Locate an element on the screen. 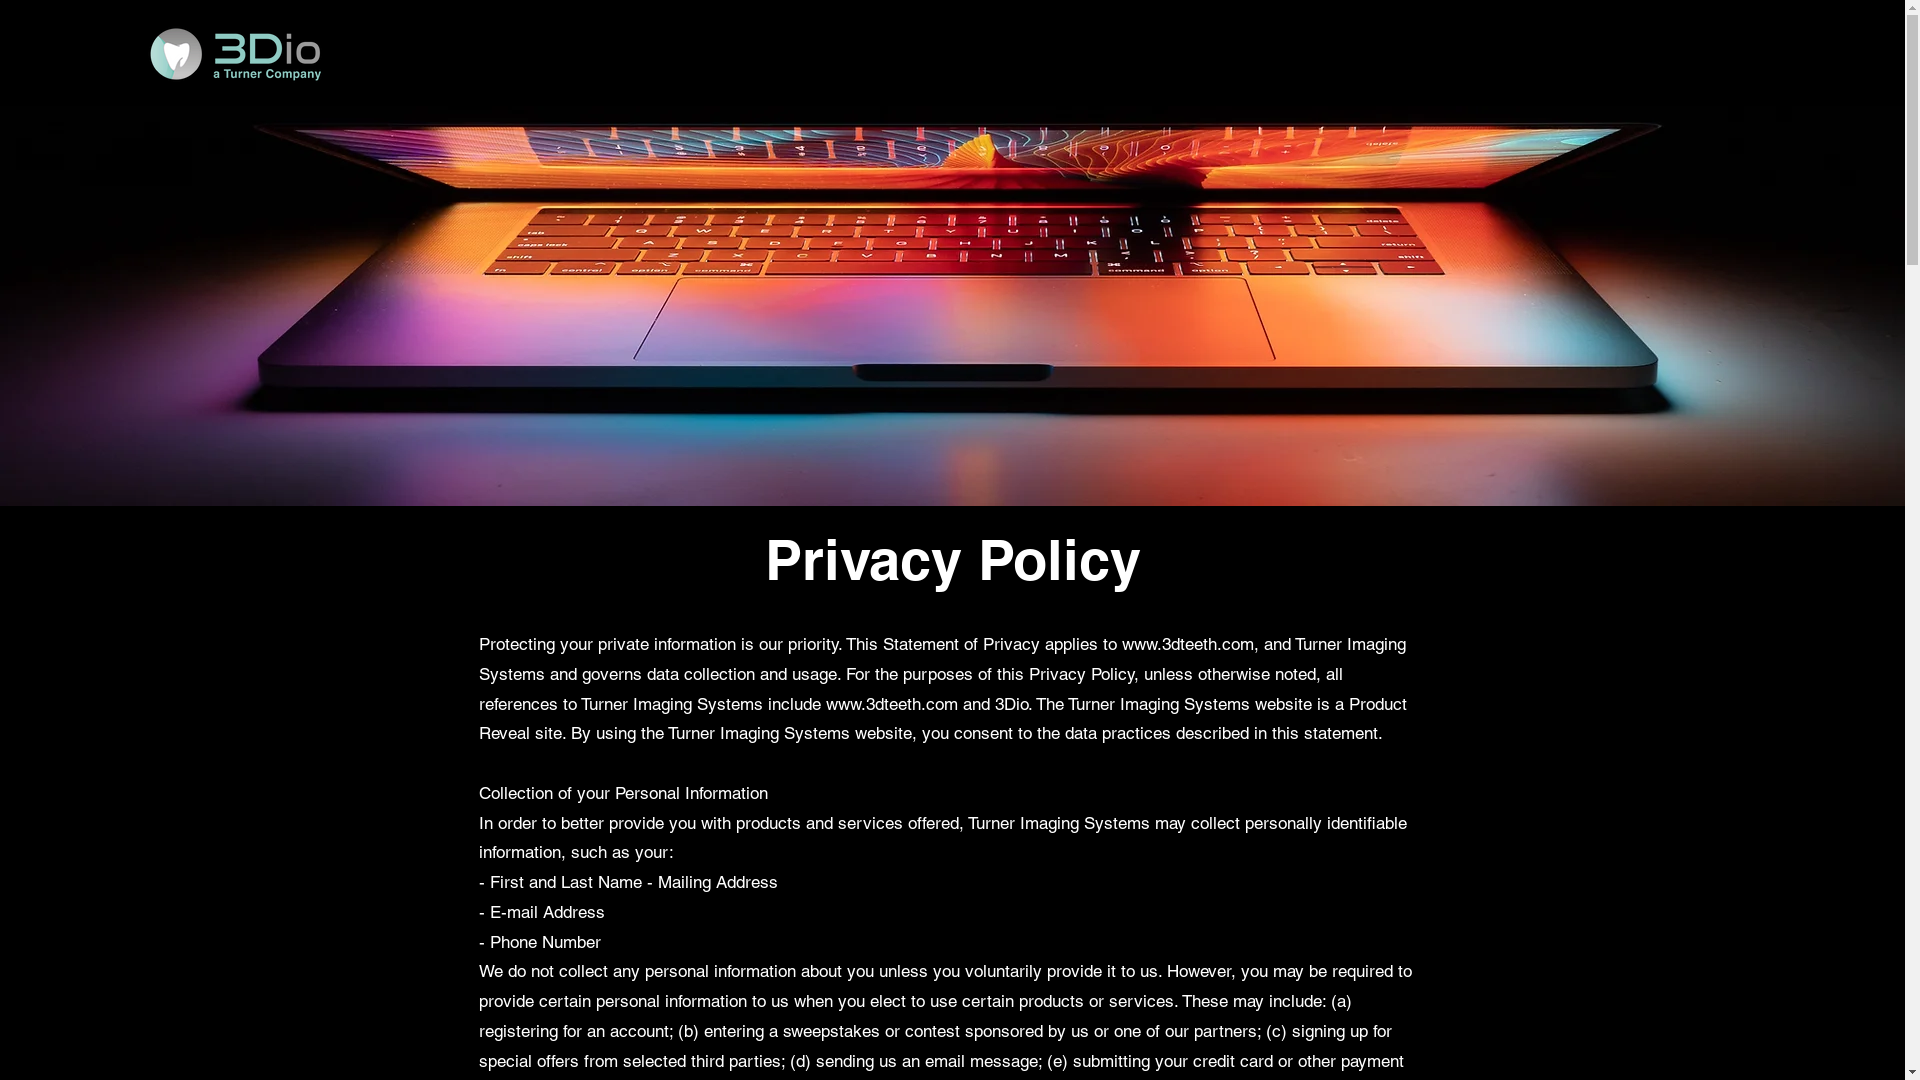 This screenshot has width=1920, height=1080. '3Dio Logo' is located at coordinates (234, 53).